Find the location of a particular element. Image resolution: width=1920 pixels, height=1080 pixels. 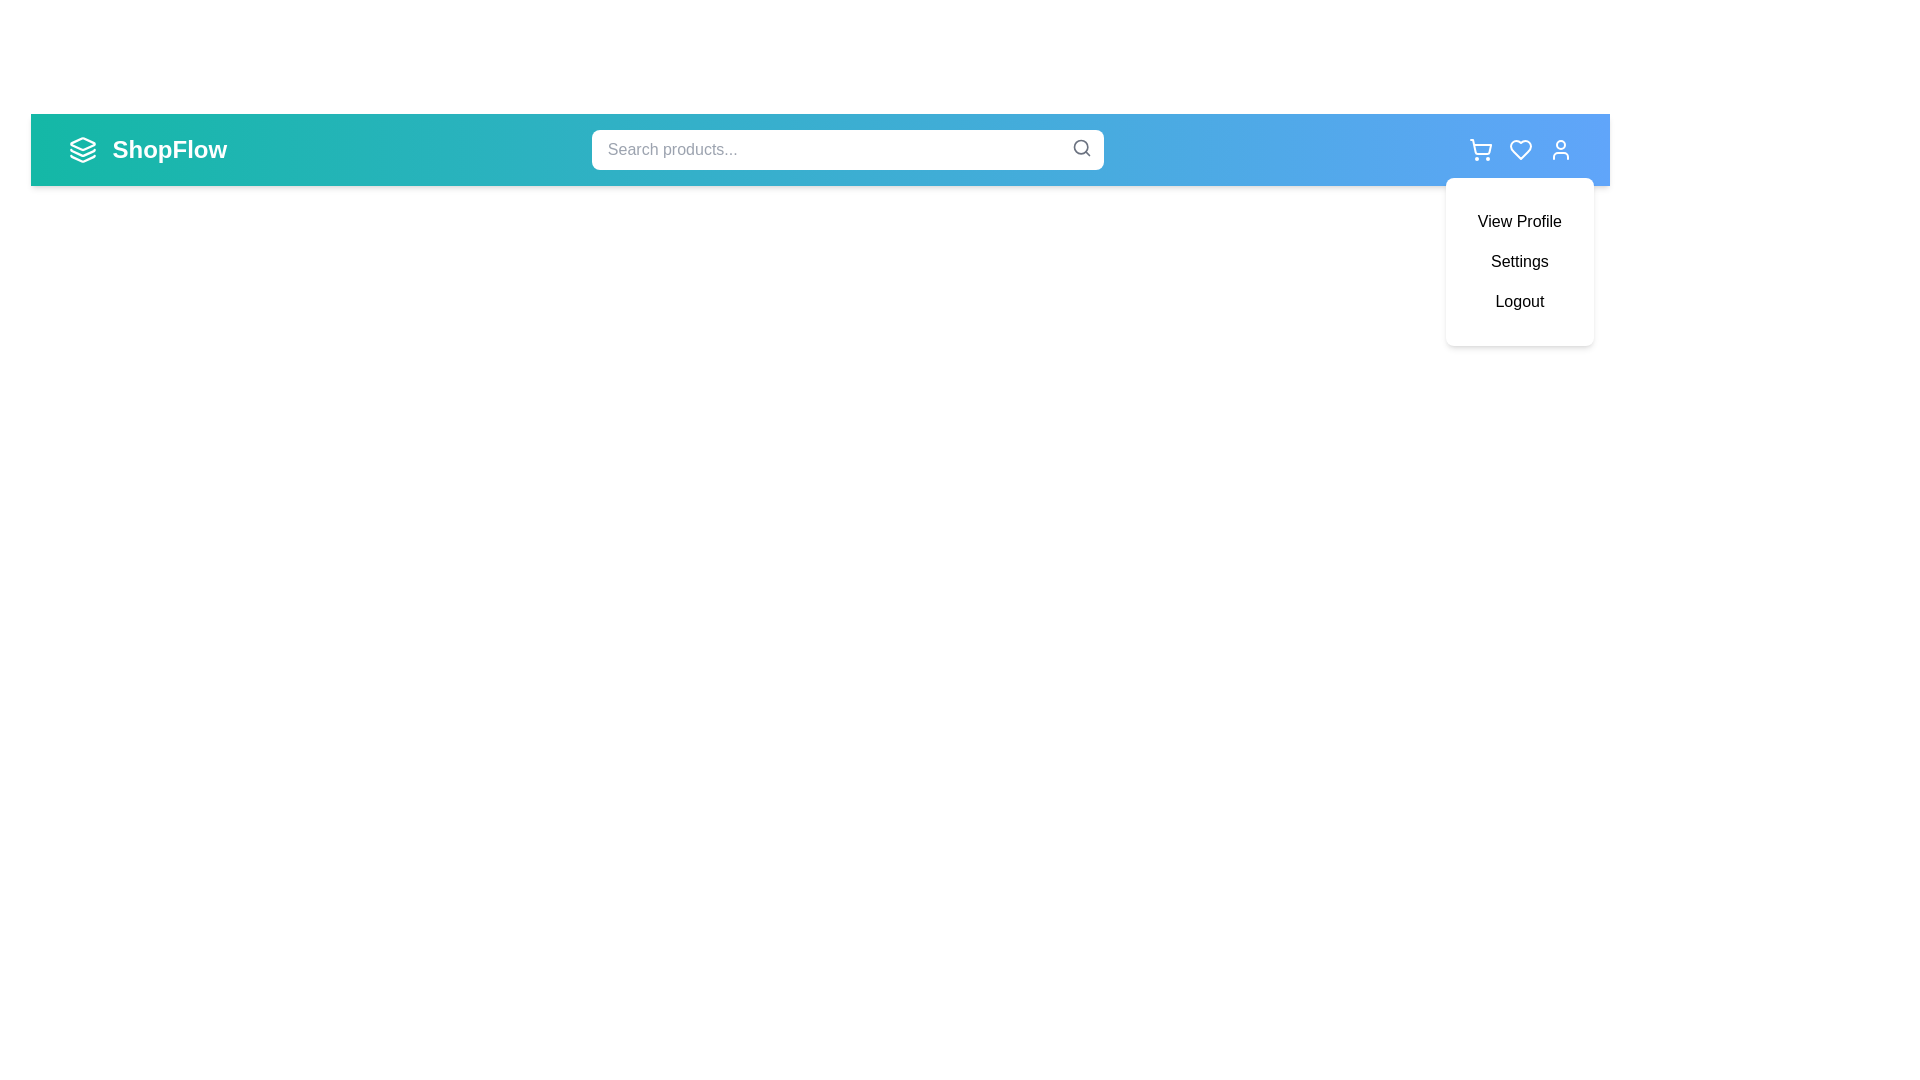

the 'Logout' option in the dropdown menu is located at coordinates (1519, 301).